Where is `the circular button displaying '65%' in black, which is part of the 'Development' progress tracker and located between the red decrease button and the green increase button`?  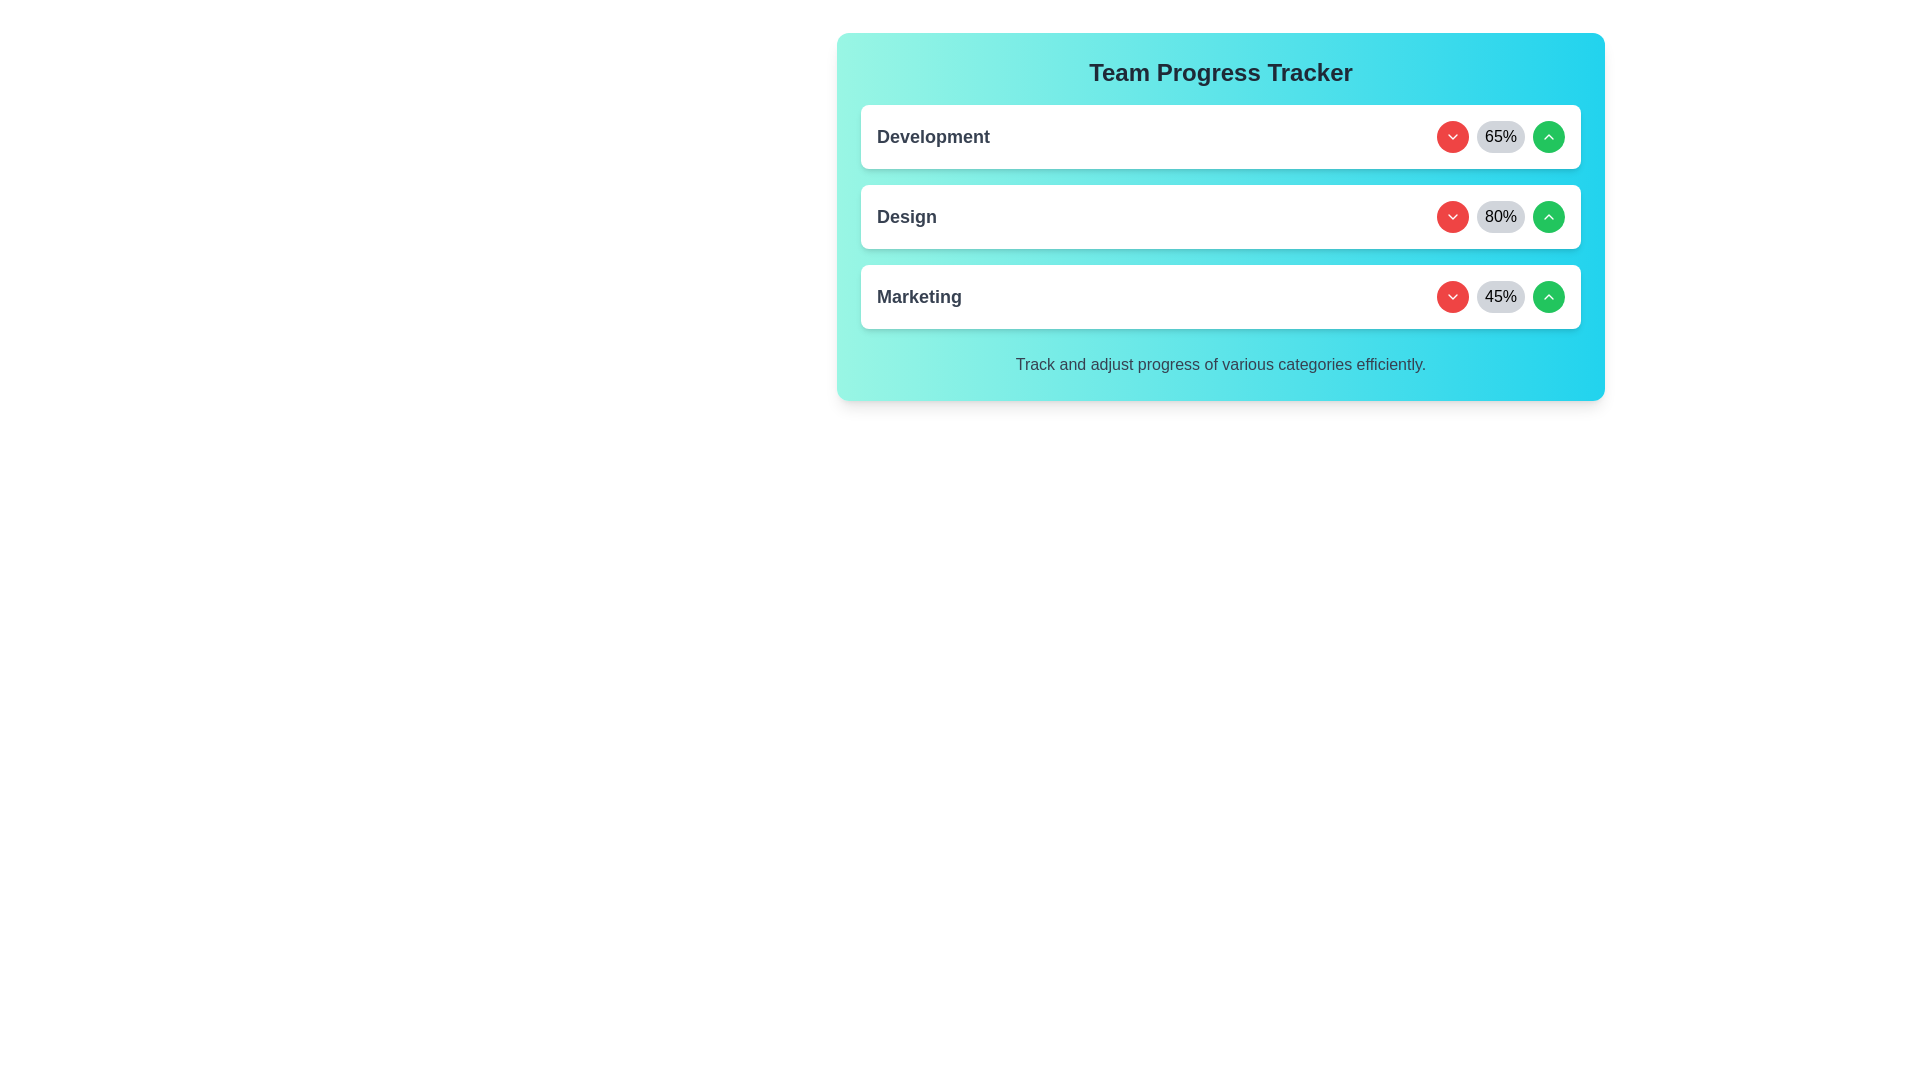 the circular button displaying '65%' in black, which is part of the 'Development' progress tracker and located between the red decrease button and the green increase button is located at coordinates (1501, 136).